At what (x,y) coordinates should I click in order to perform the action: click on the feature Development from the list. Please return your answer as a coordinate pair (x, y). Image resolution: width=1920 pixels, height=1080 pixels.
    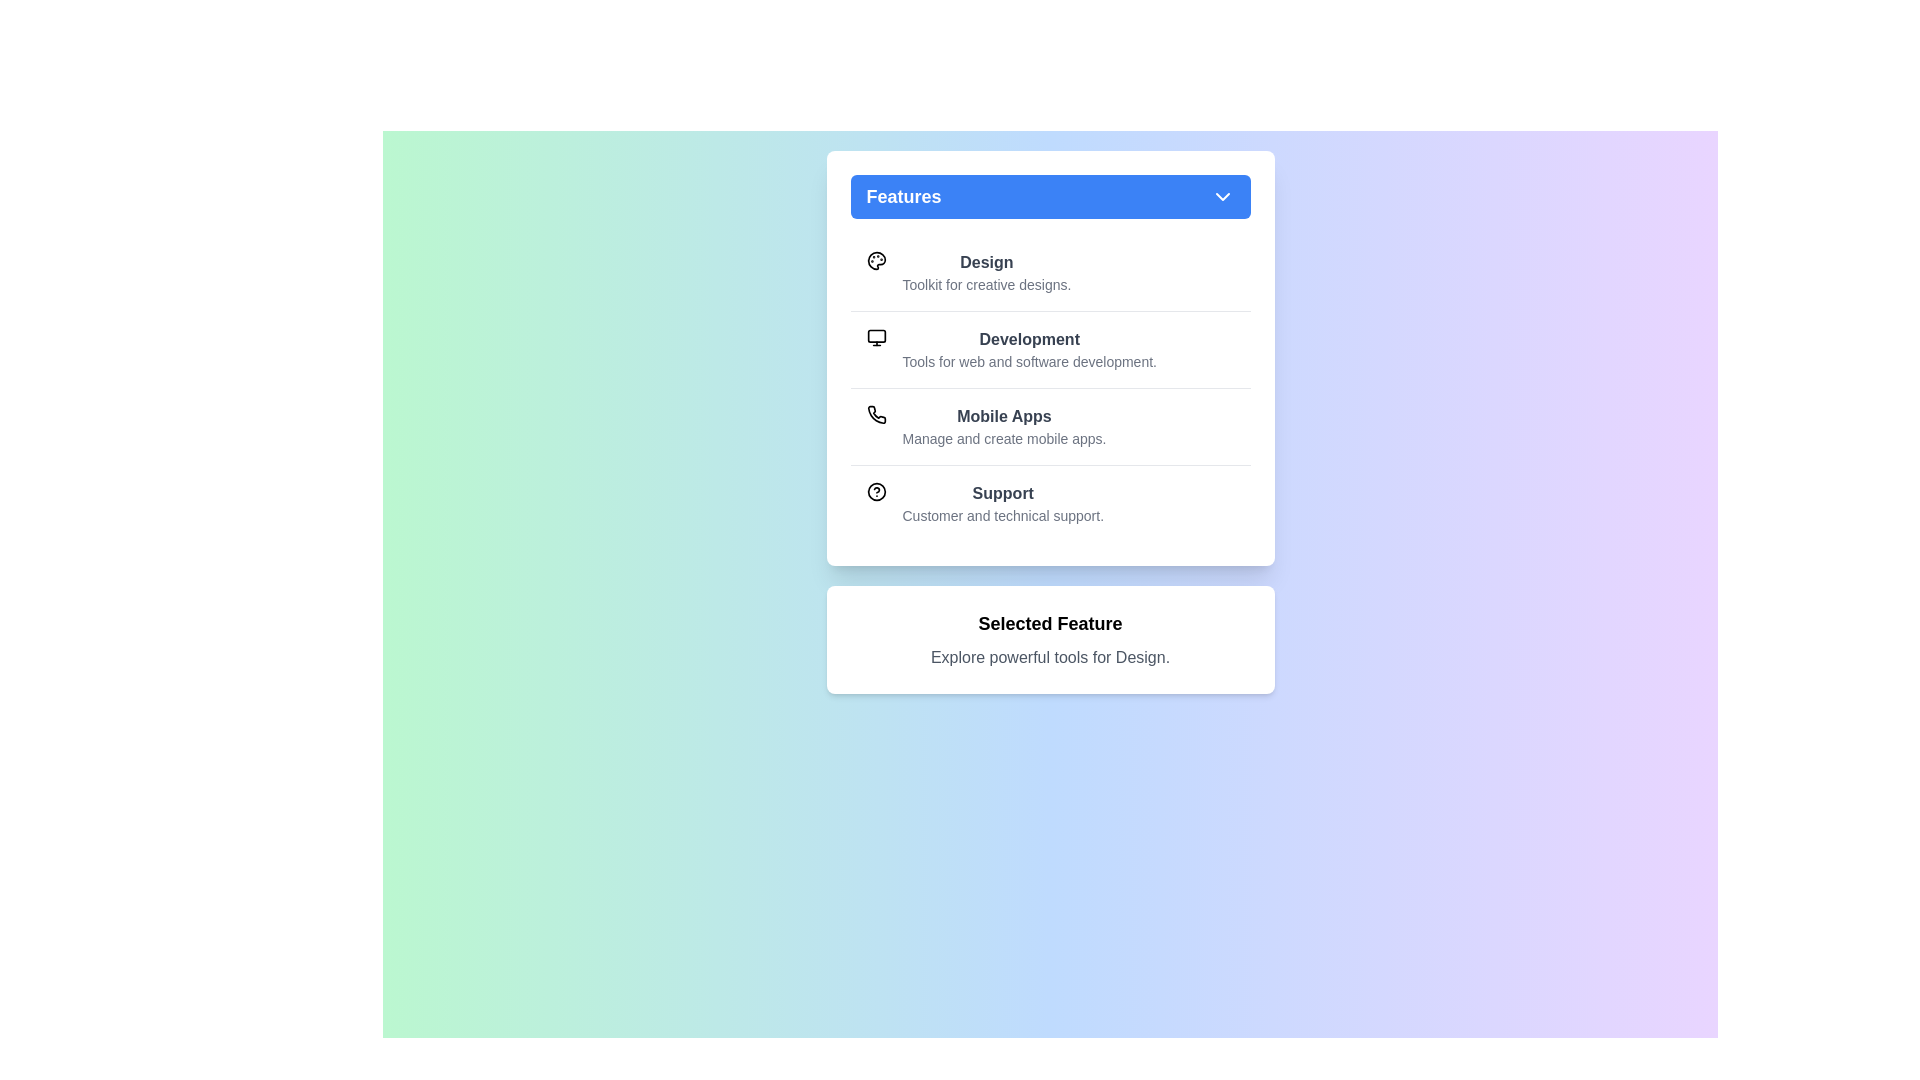
    Looking at the image, I should click on (1049, 348).